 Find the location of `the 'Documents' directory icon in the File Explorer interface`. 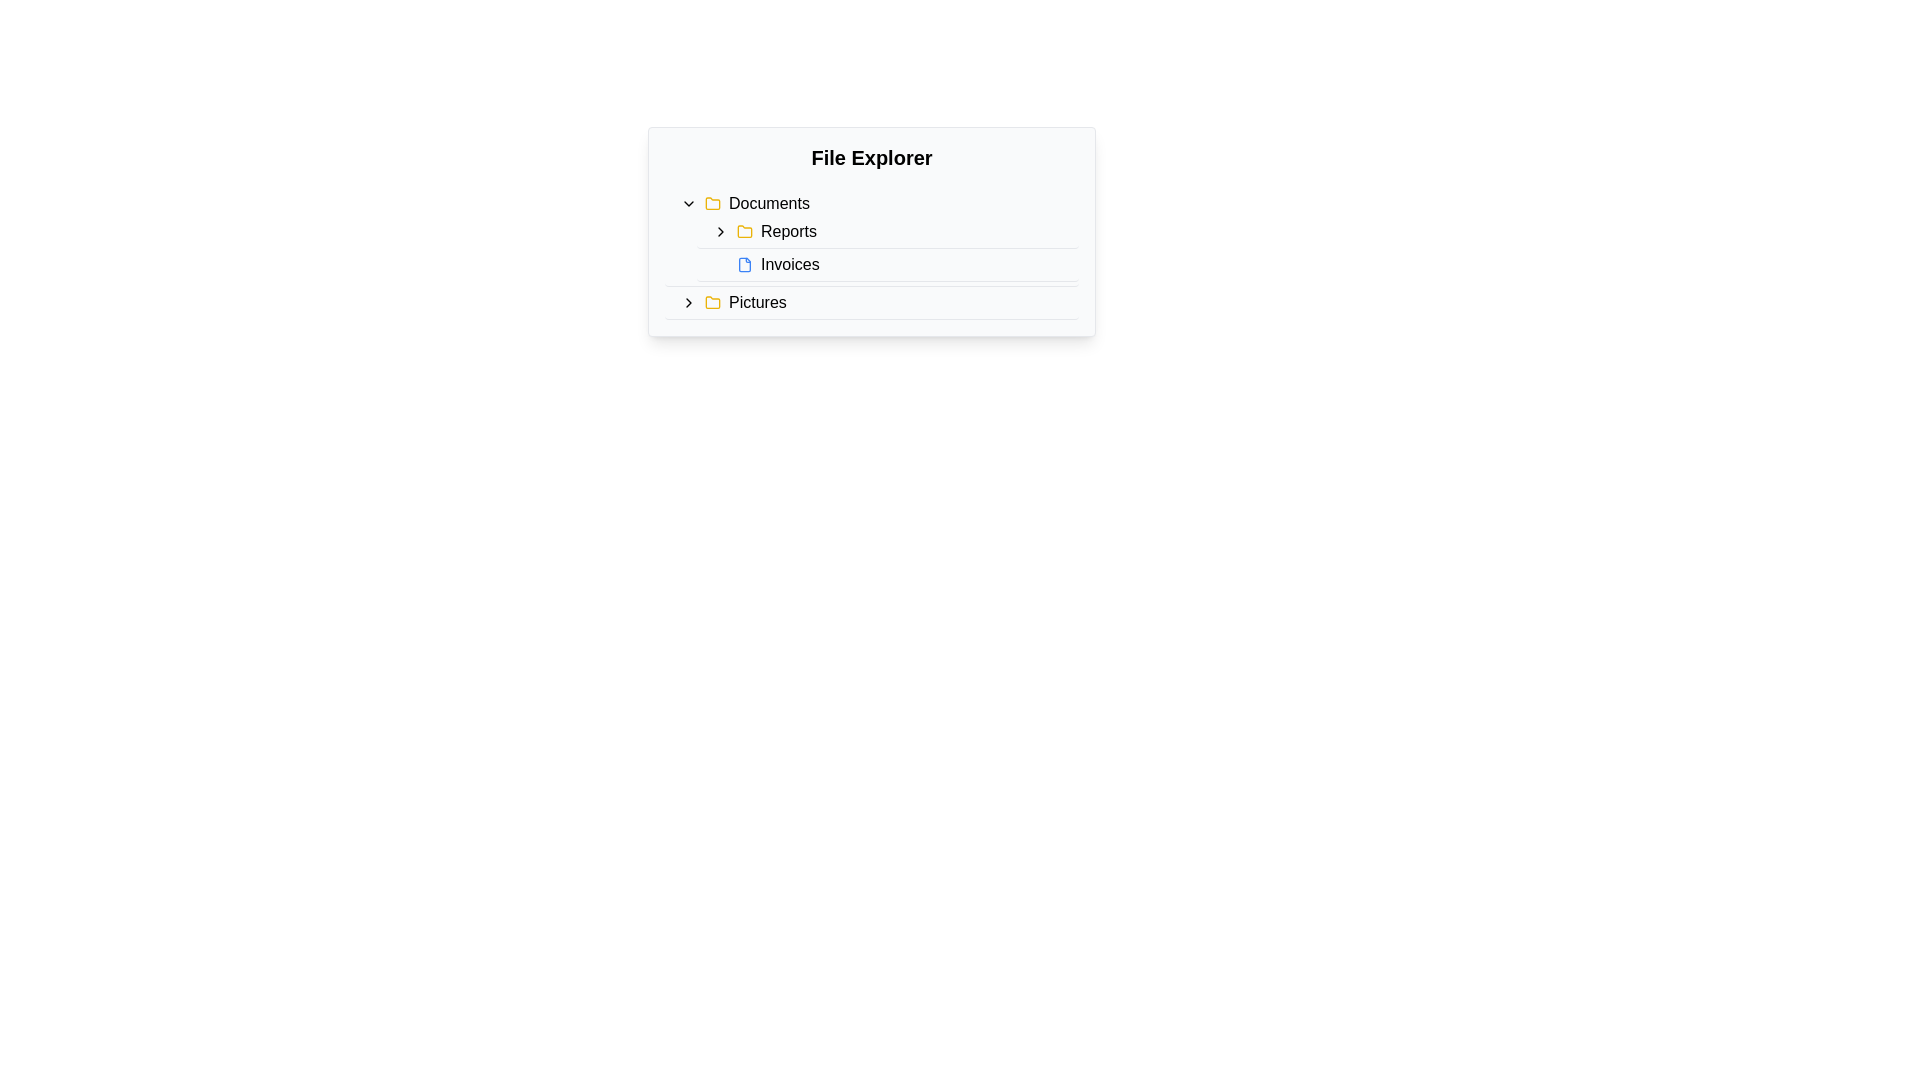

the 'Documents' directory icon in the File Explorer interface is located at coordinates (743, 230).